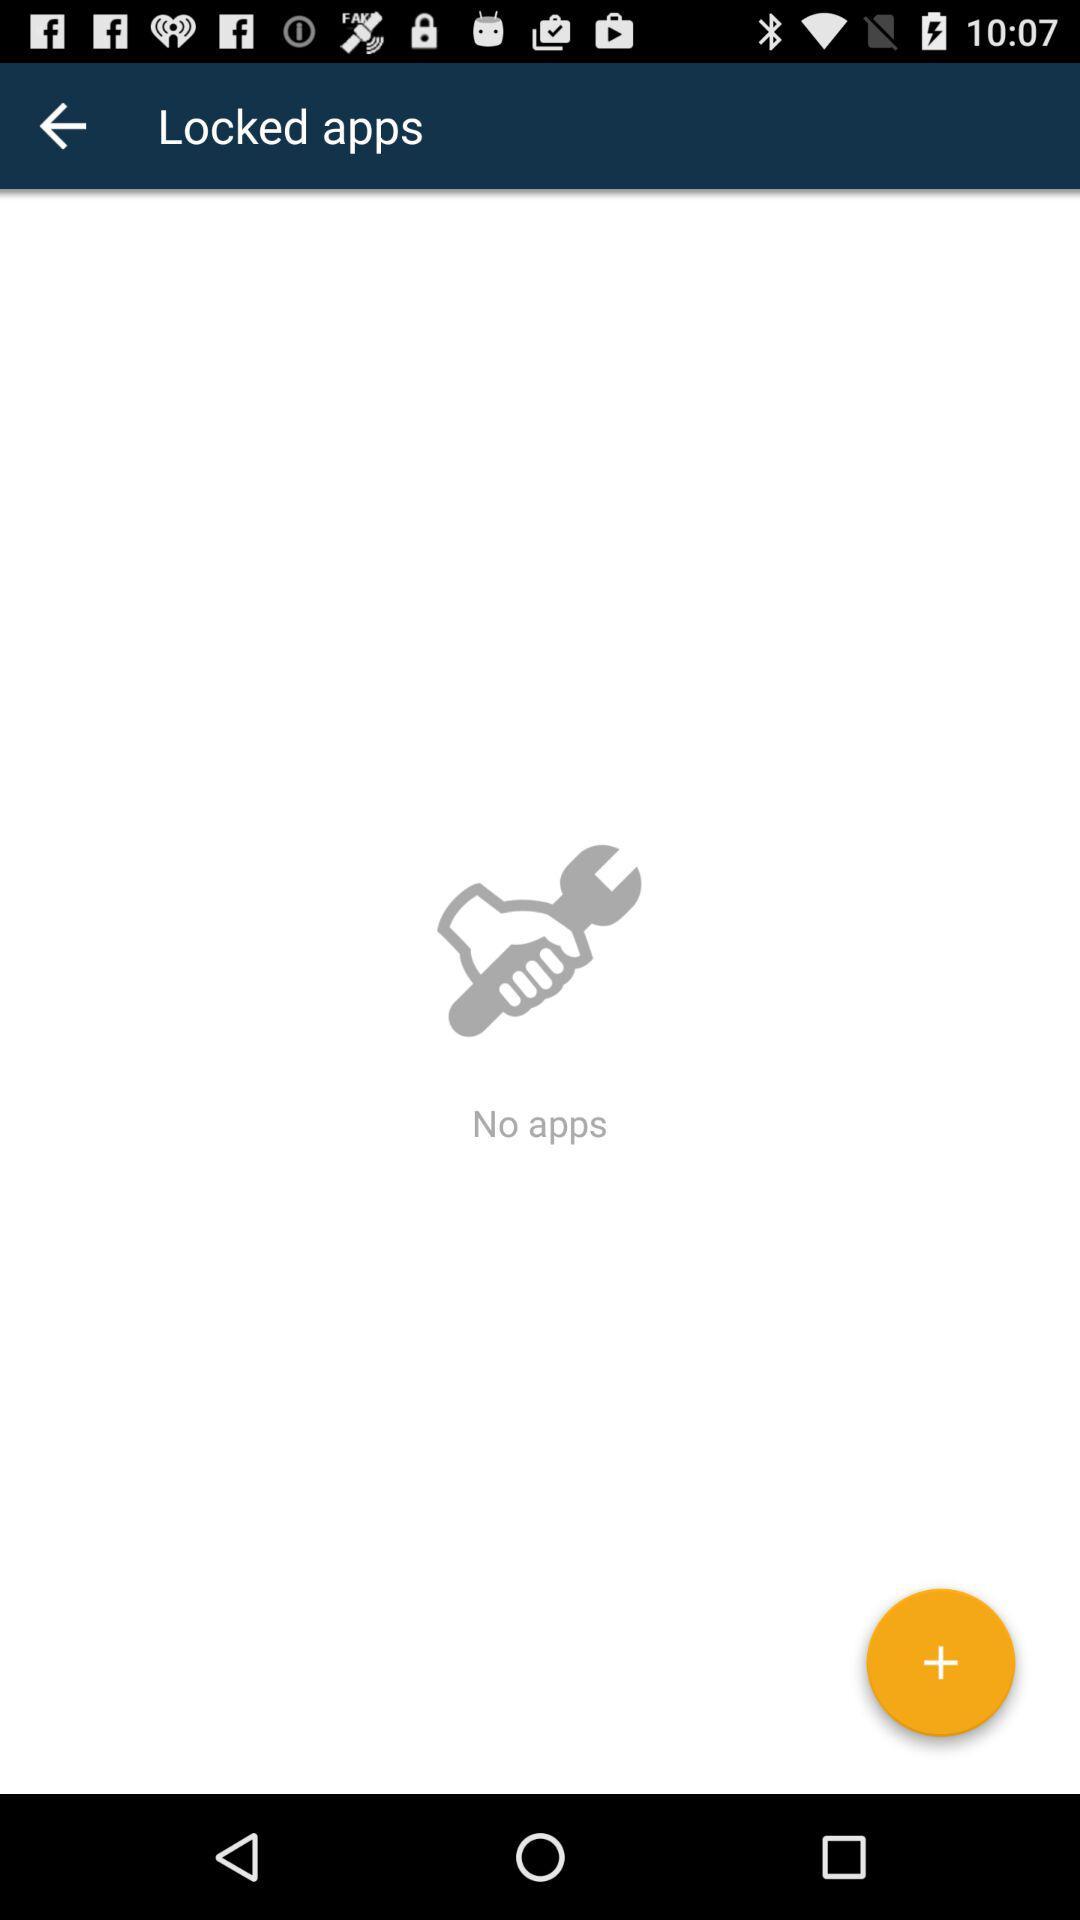 The width and height of the screenshot is (1080, 1920). What do you see at coordinates (940, 1787) in the screenshot?
I see `the add icon` at bounding box center [940, 1787].